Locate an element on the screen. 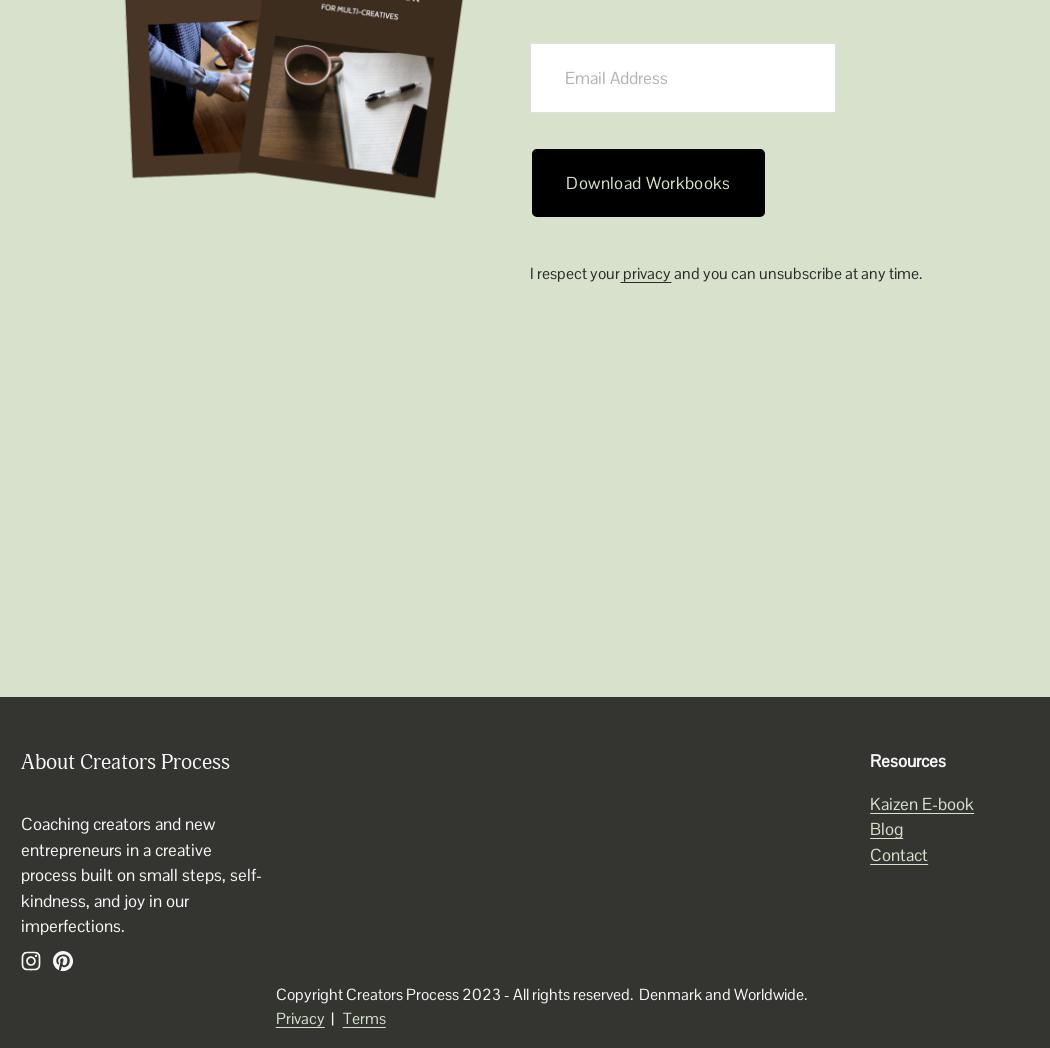 The image size is (1050, 1048). 'Terms' is located at coordinates (362, 1017).